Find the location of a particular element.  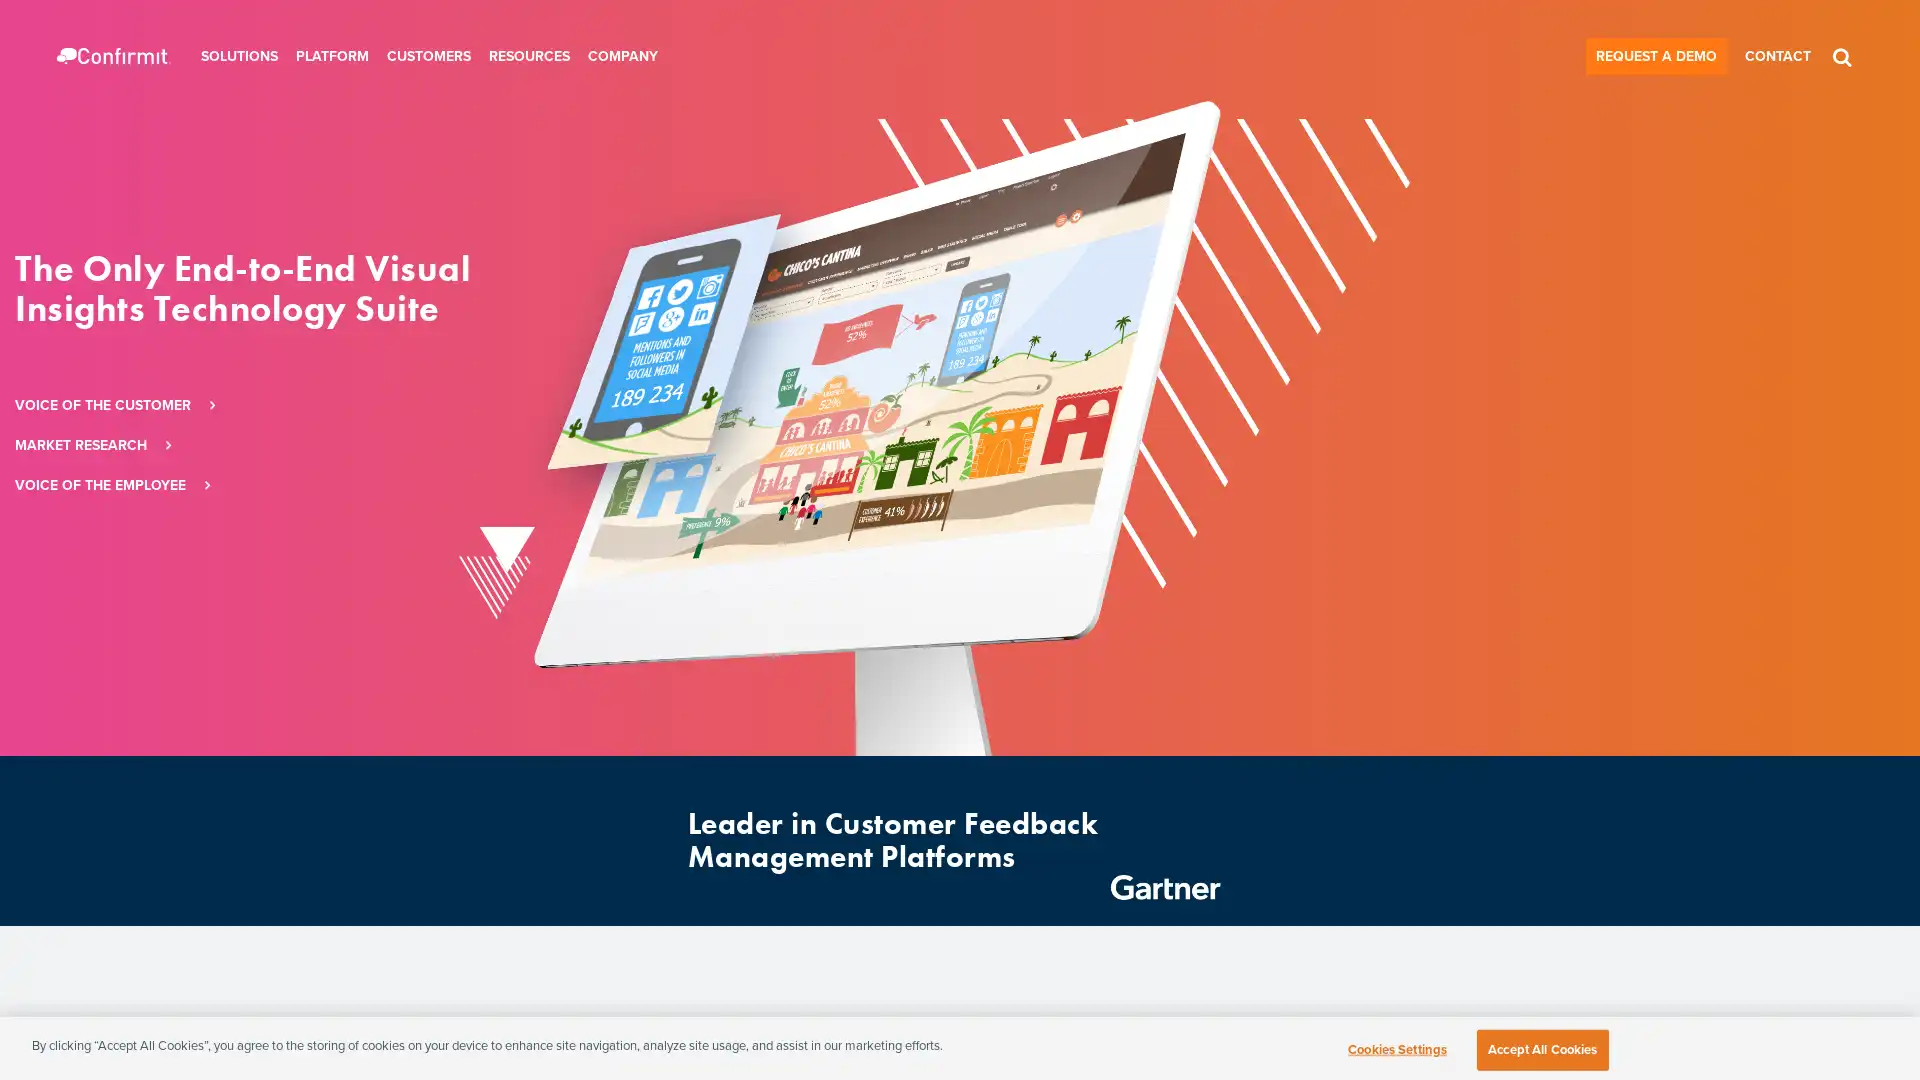

Cookies Settings is located at coordinates (1396, 1048).